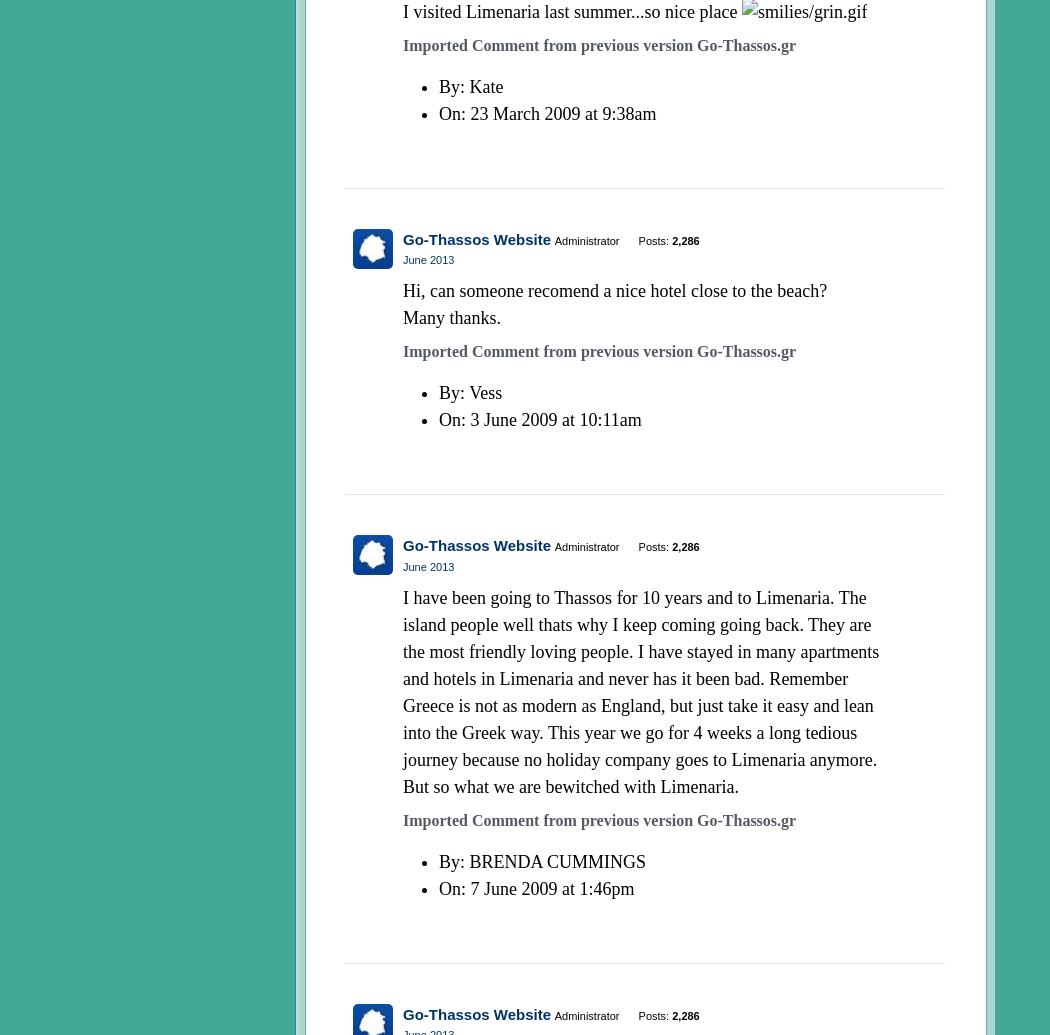  I want to click on ': Vess', so click(481, 392).